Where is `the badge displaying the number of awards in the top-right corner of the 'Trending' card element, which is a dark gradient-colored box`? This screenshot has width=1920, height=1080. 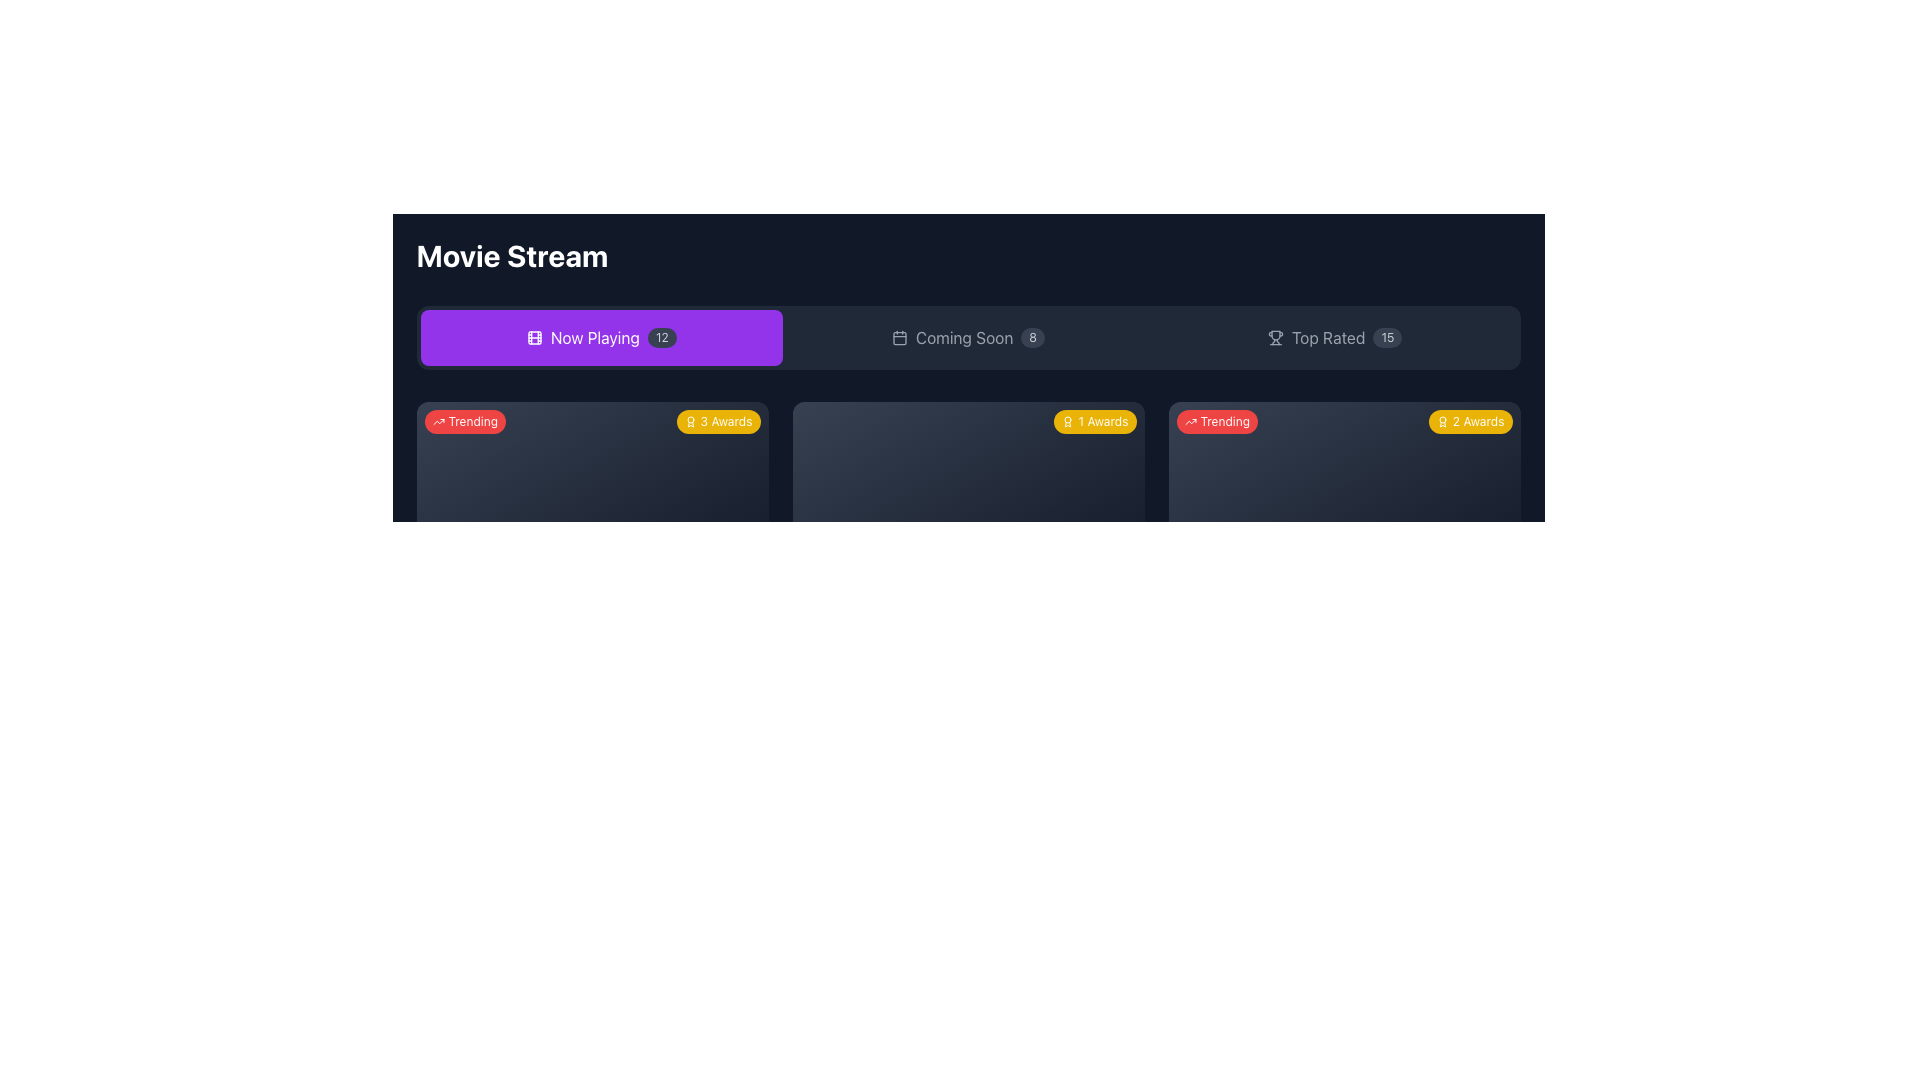
the badge displaying the number of awards in the top-right corner of the 'Trending' card element, which is a dark gradient-colored box is located at coordinates (718, 420).